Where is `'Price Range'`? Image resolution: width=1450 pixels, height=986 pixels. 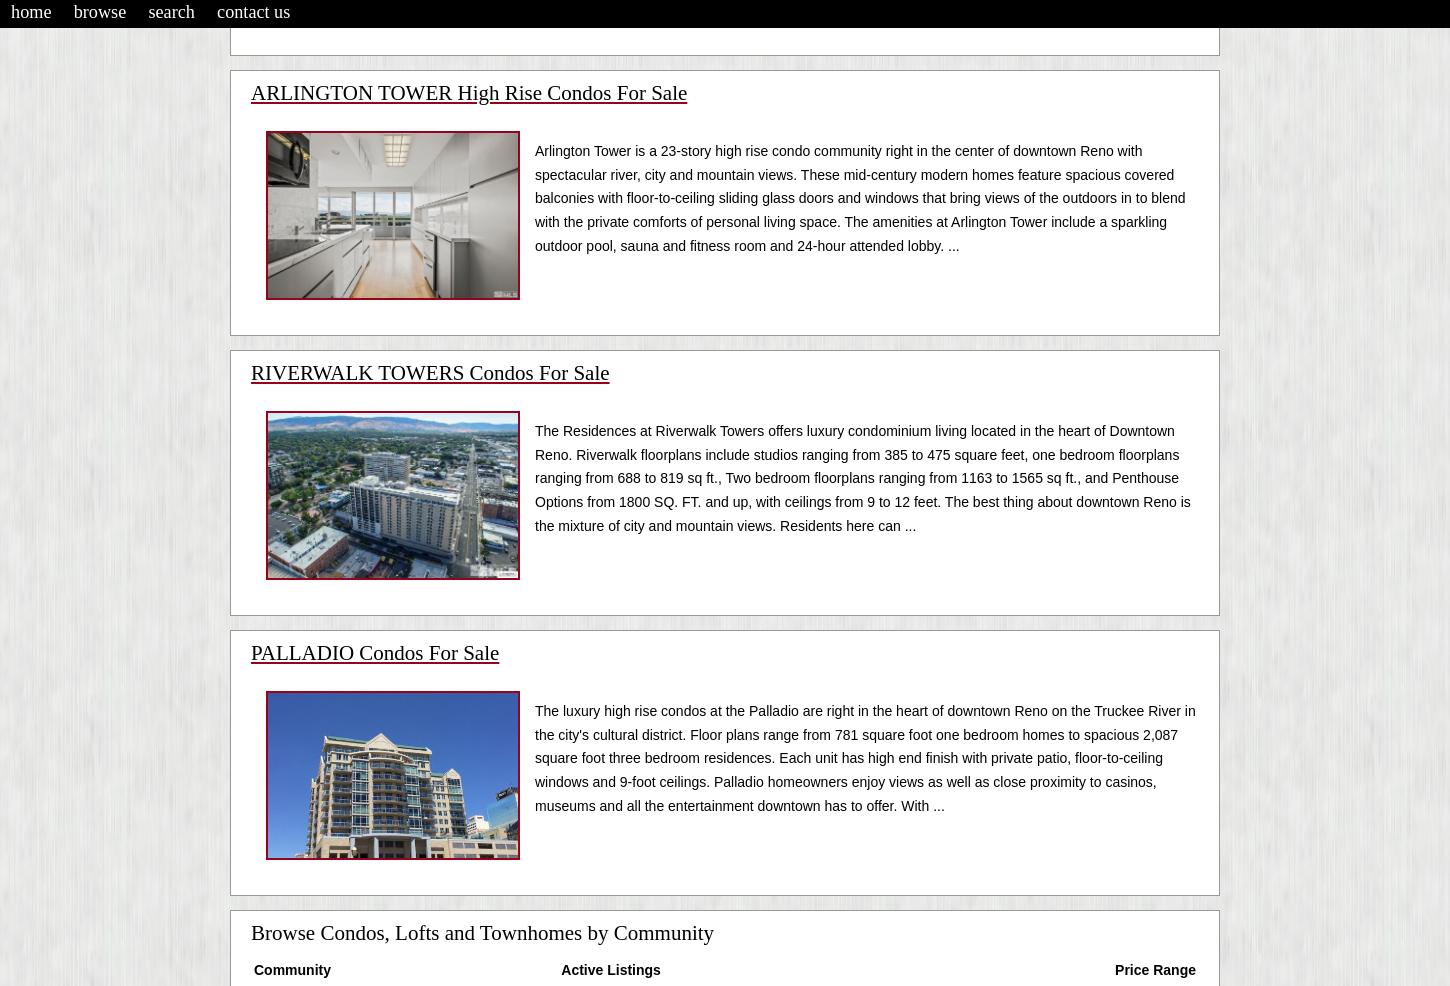 'Price Range' is located at coordinates (1154, 969).